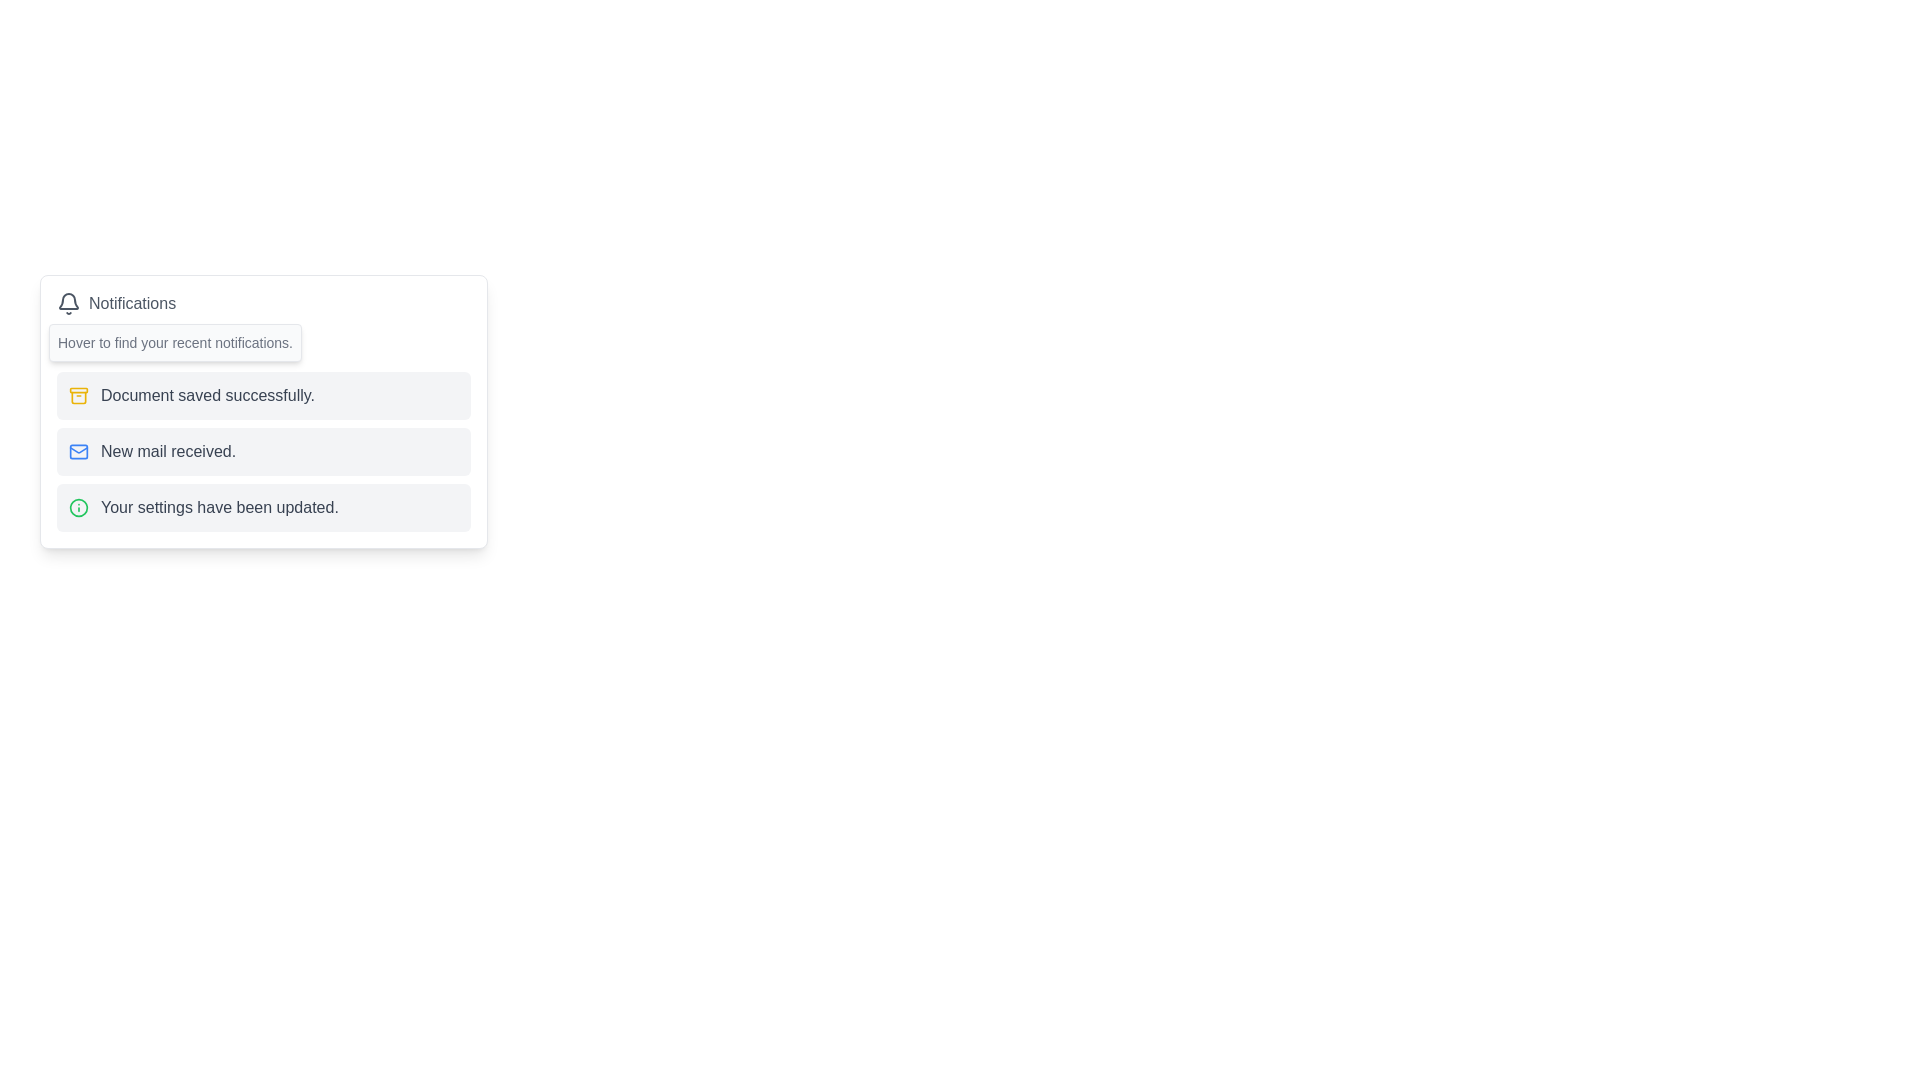 This screenshot has width=1920, height=1080. Describe the element at coordinates (78, 396) in the screenshot. I see `the small yellow archive box icon located to the left of the text 'Document saved successfully.'` at that location.